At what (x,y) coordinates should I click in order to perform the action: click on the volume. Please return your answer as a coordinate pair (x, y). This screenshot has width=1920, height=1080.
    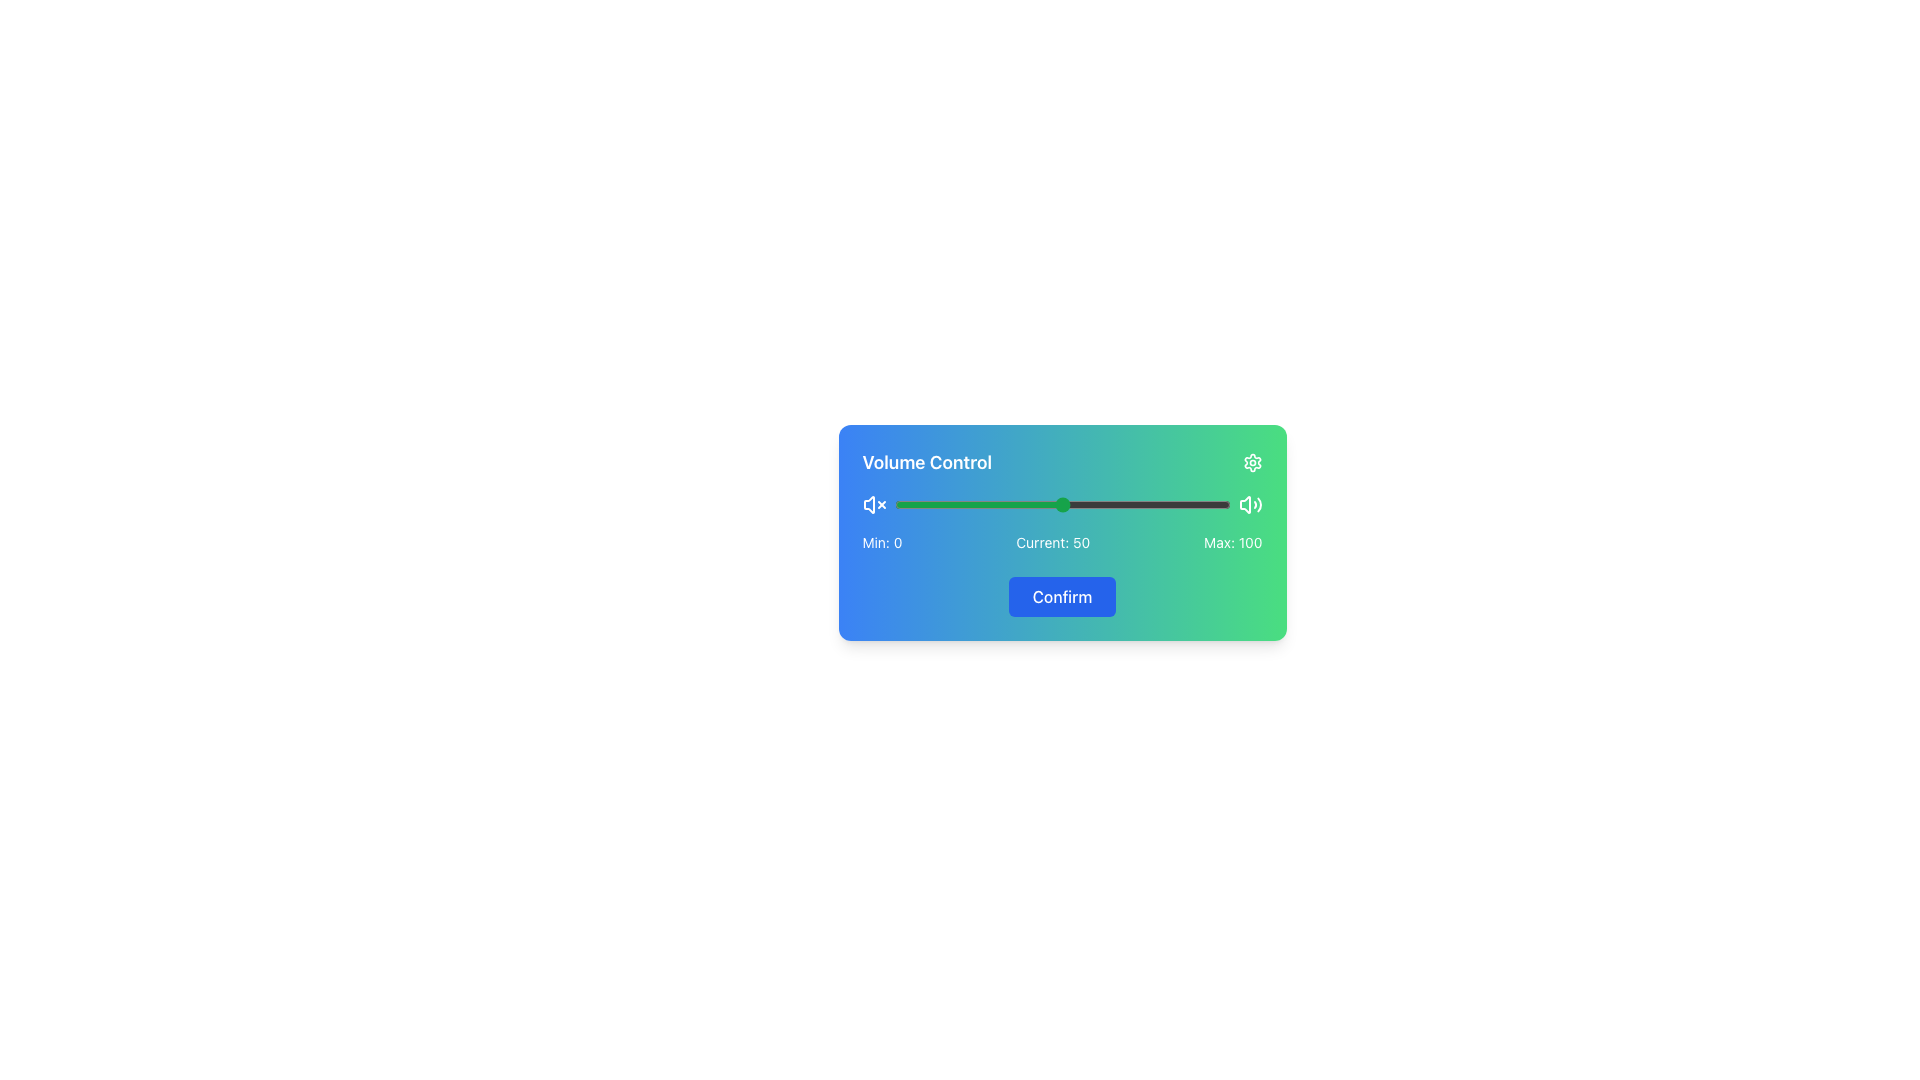
    Looking at the image, I should click on (1005, 504).